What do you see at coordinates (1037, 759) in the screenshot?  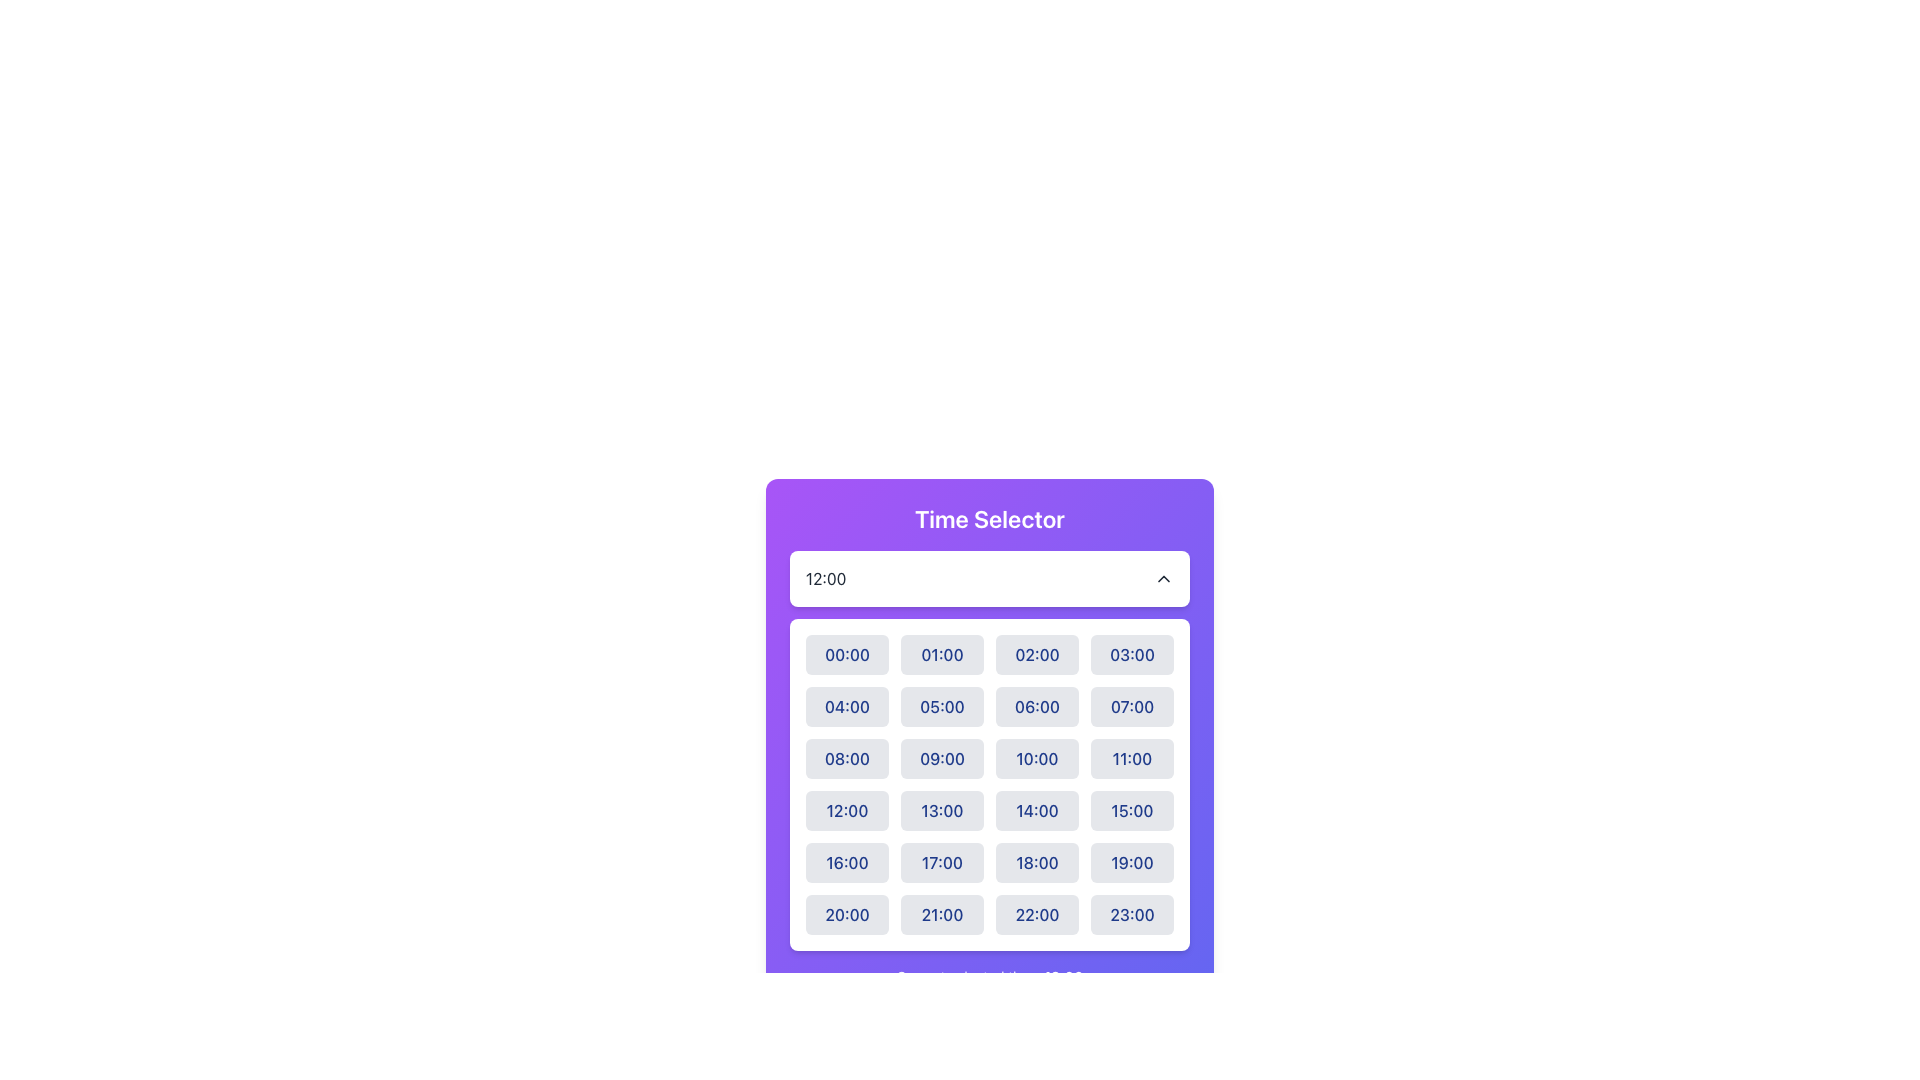 I see `the button labeled '10:00' which is the eleventh button in the grid layout, located in the third row and third column` at bounding box center [1037, 759].